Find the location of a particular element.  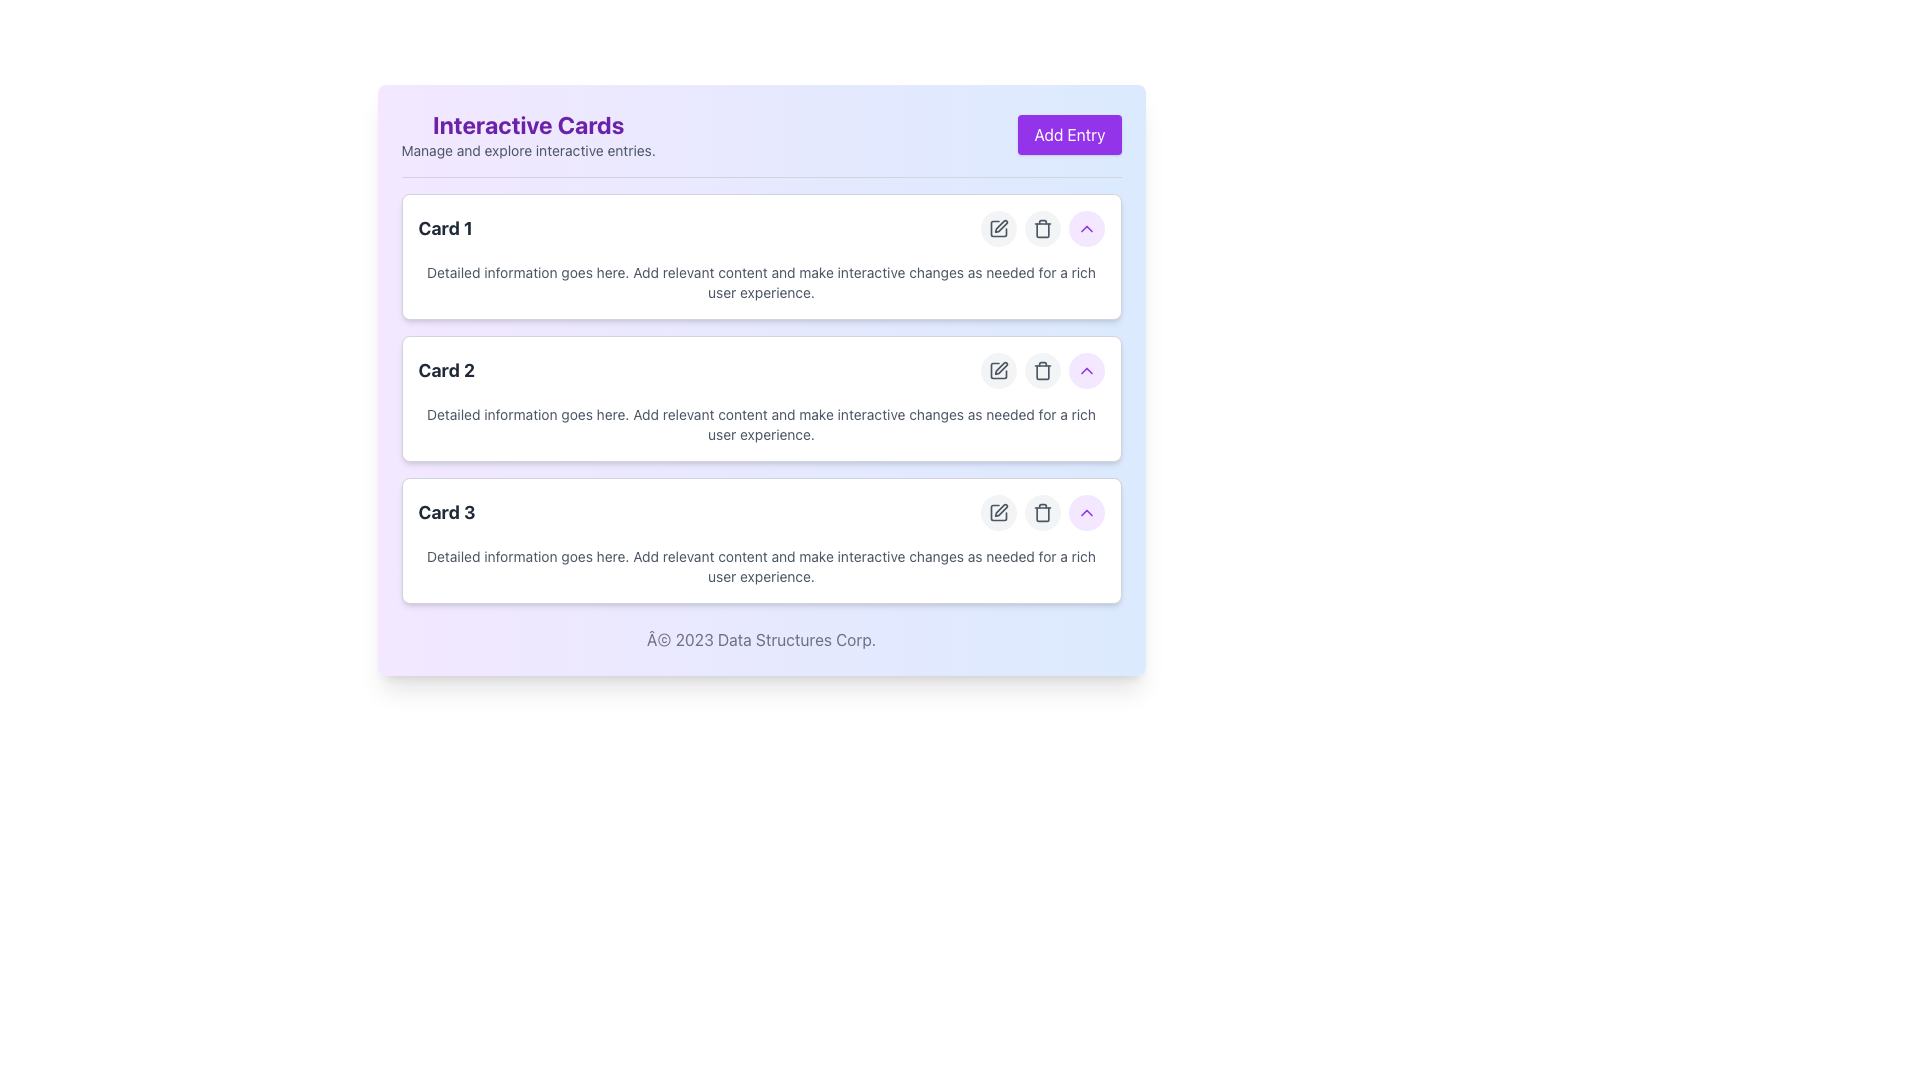

information displayed on the Card component labeled 'Card 2', which is the second card in the 'Interactive Cards' section is located at coordinates (760, 398).